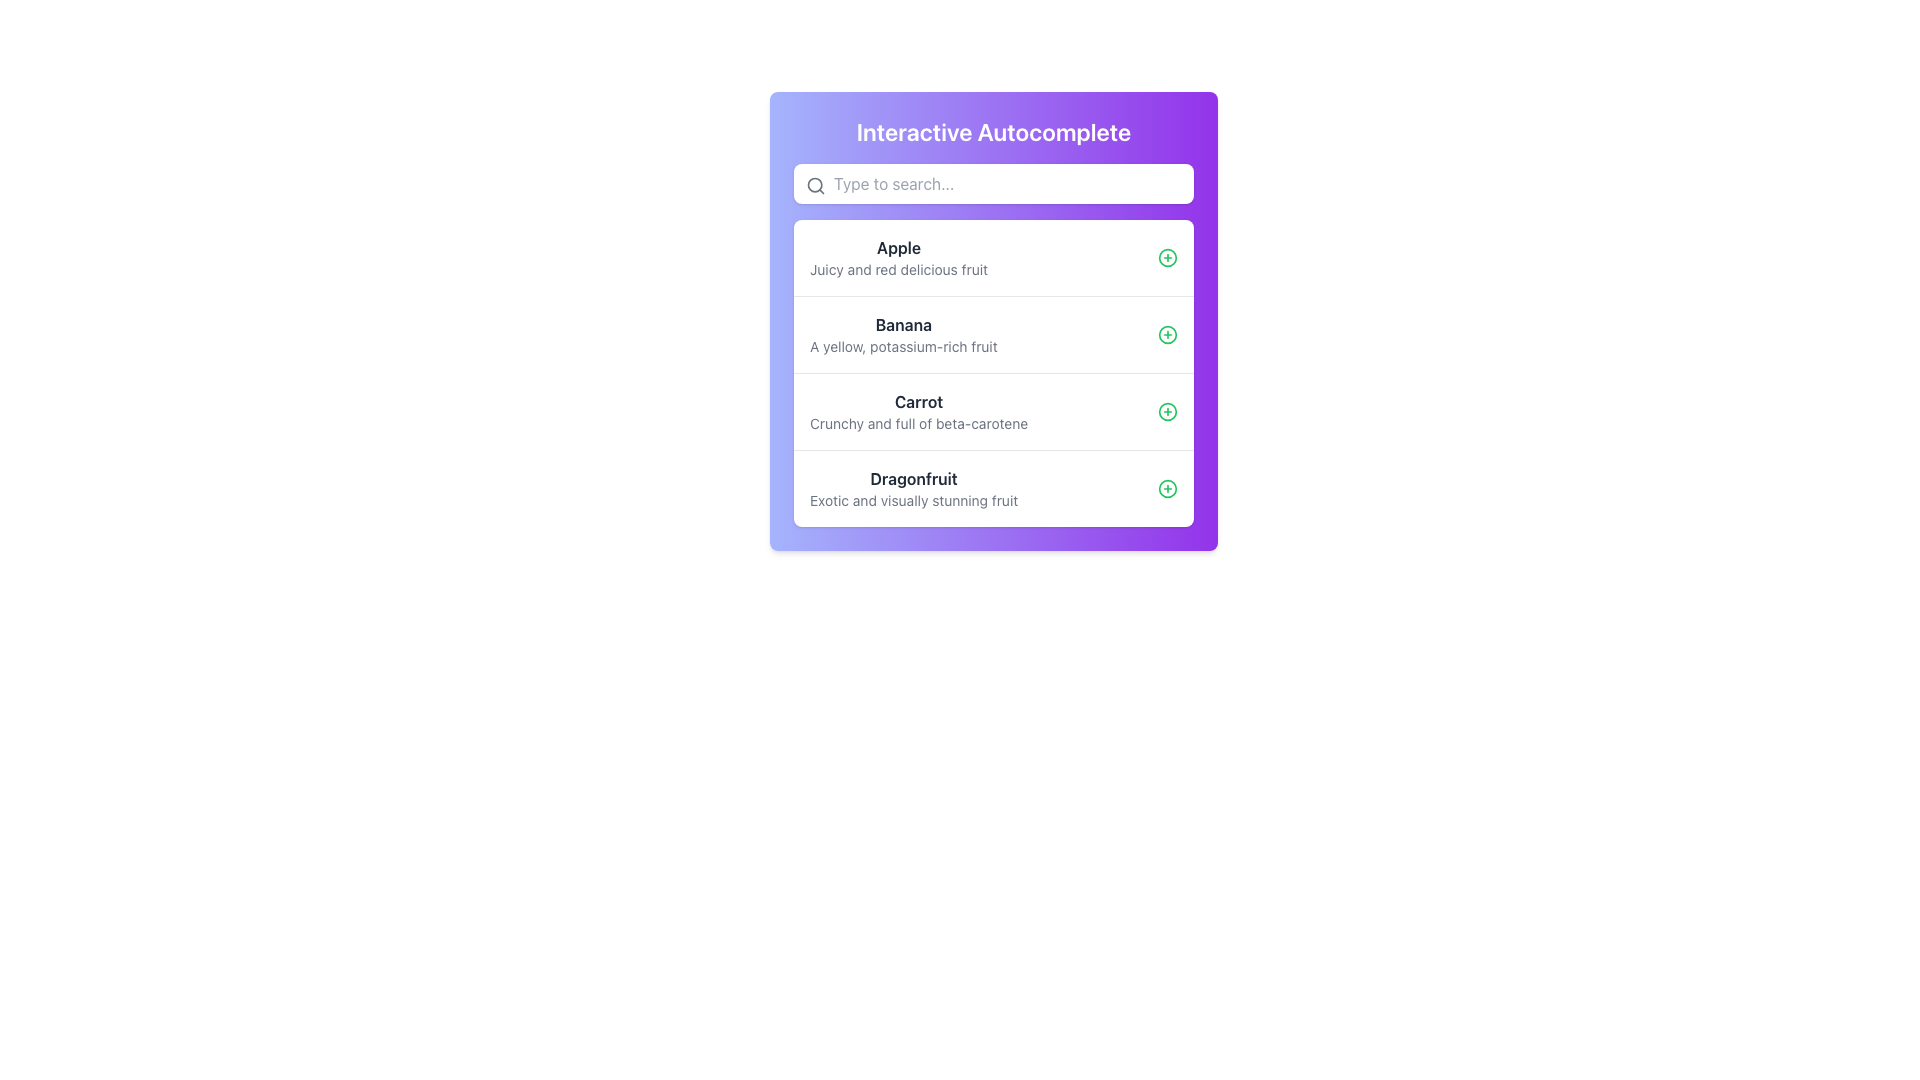  What do you see at coordinates (993, 333) in the screenshot?
I see `the list item containing the title 'Banana' and the description 'A yellow, potassium-rich fruit'` at bounding box center [993, 333].